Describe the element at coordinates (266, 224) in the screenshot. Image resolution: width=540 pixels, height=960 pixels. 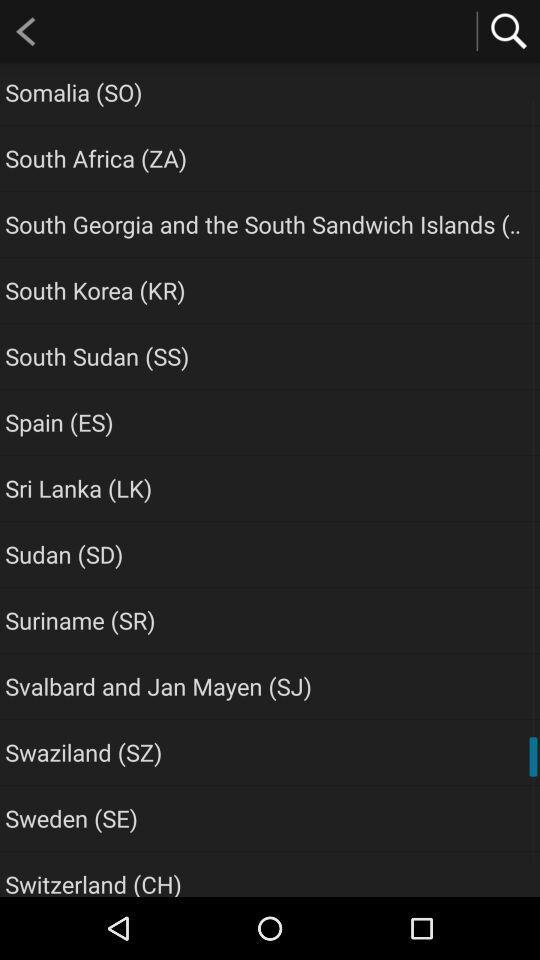
I see `the south georgia and item` at that location.